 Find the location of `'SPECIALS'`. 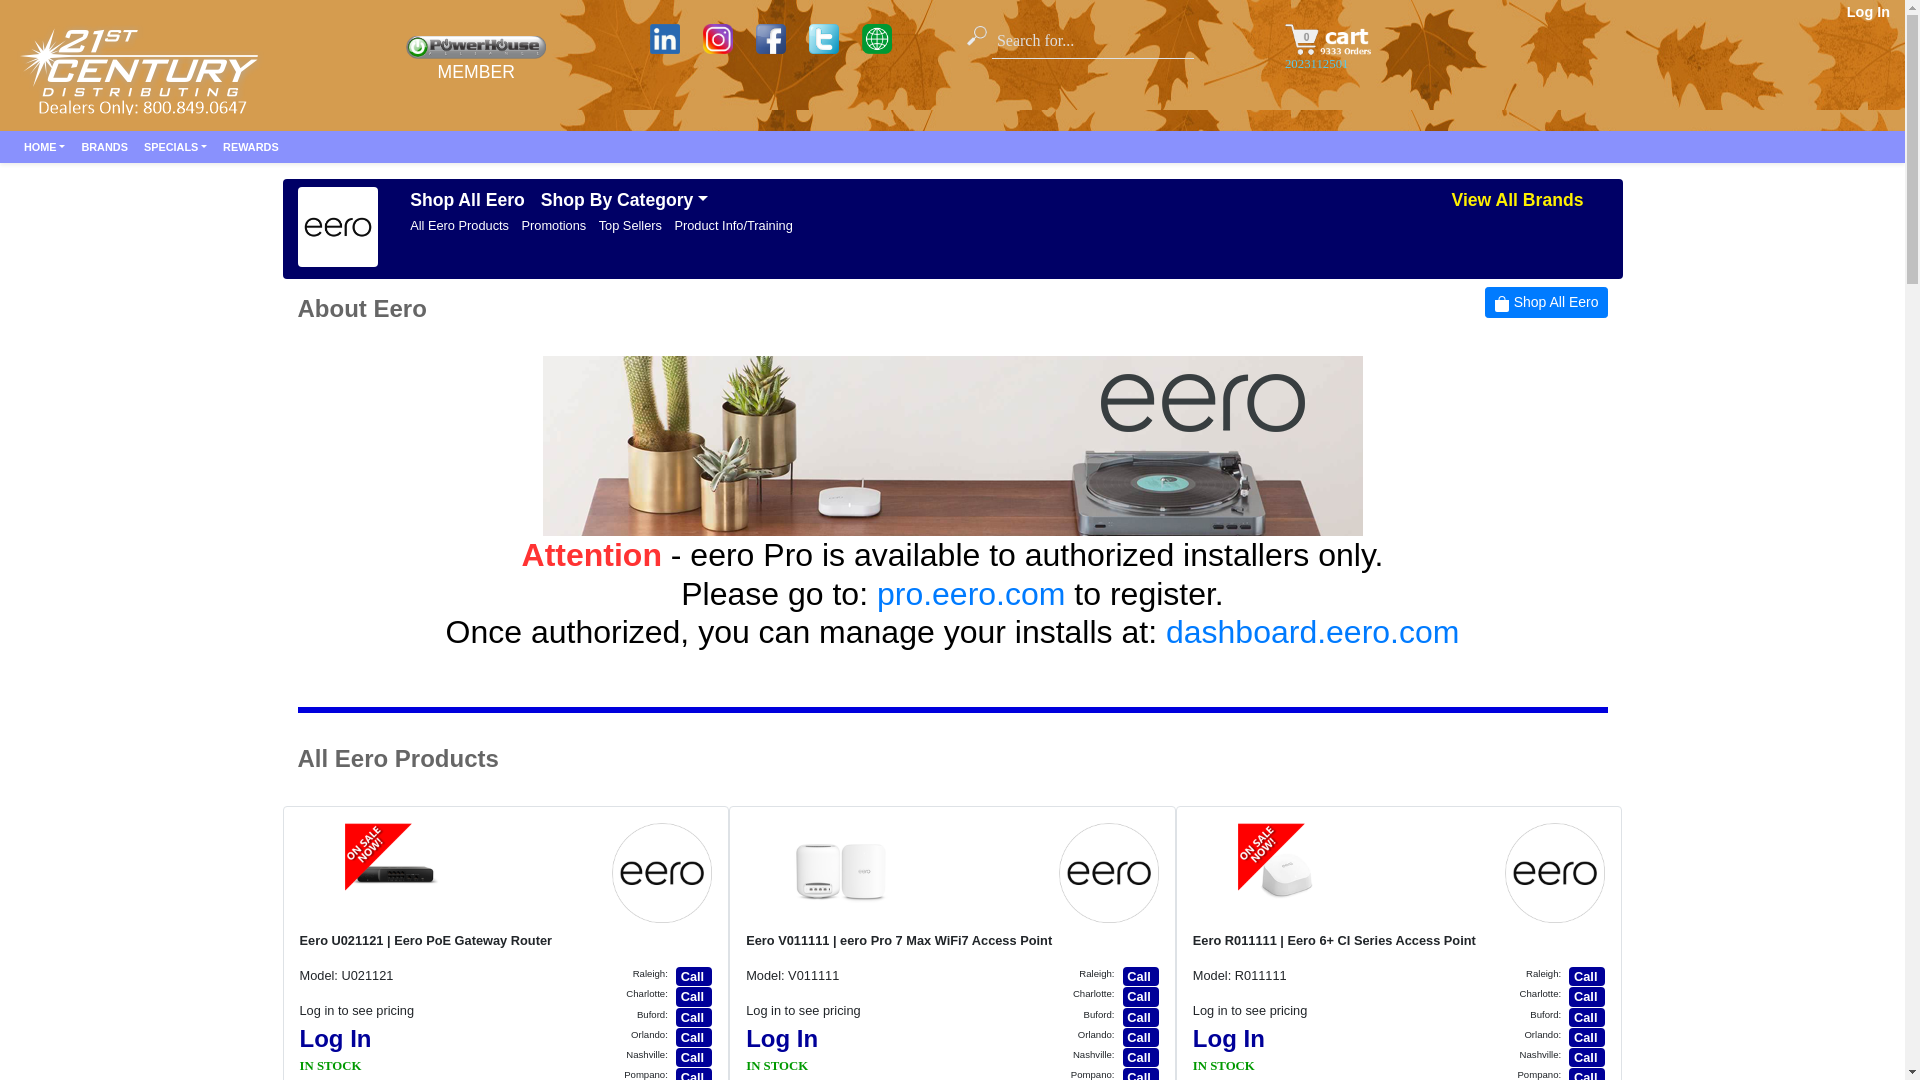

'SPECIALS' is located at coordinates (175, 145).